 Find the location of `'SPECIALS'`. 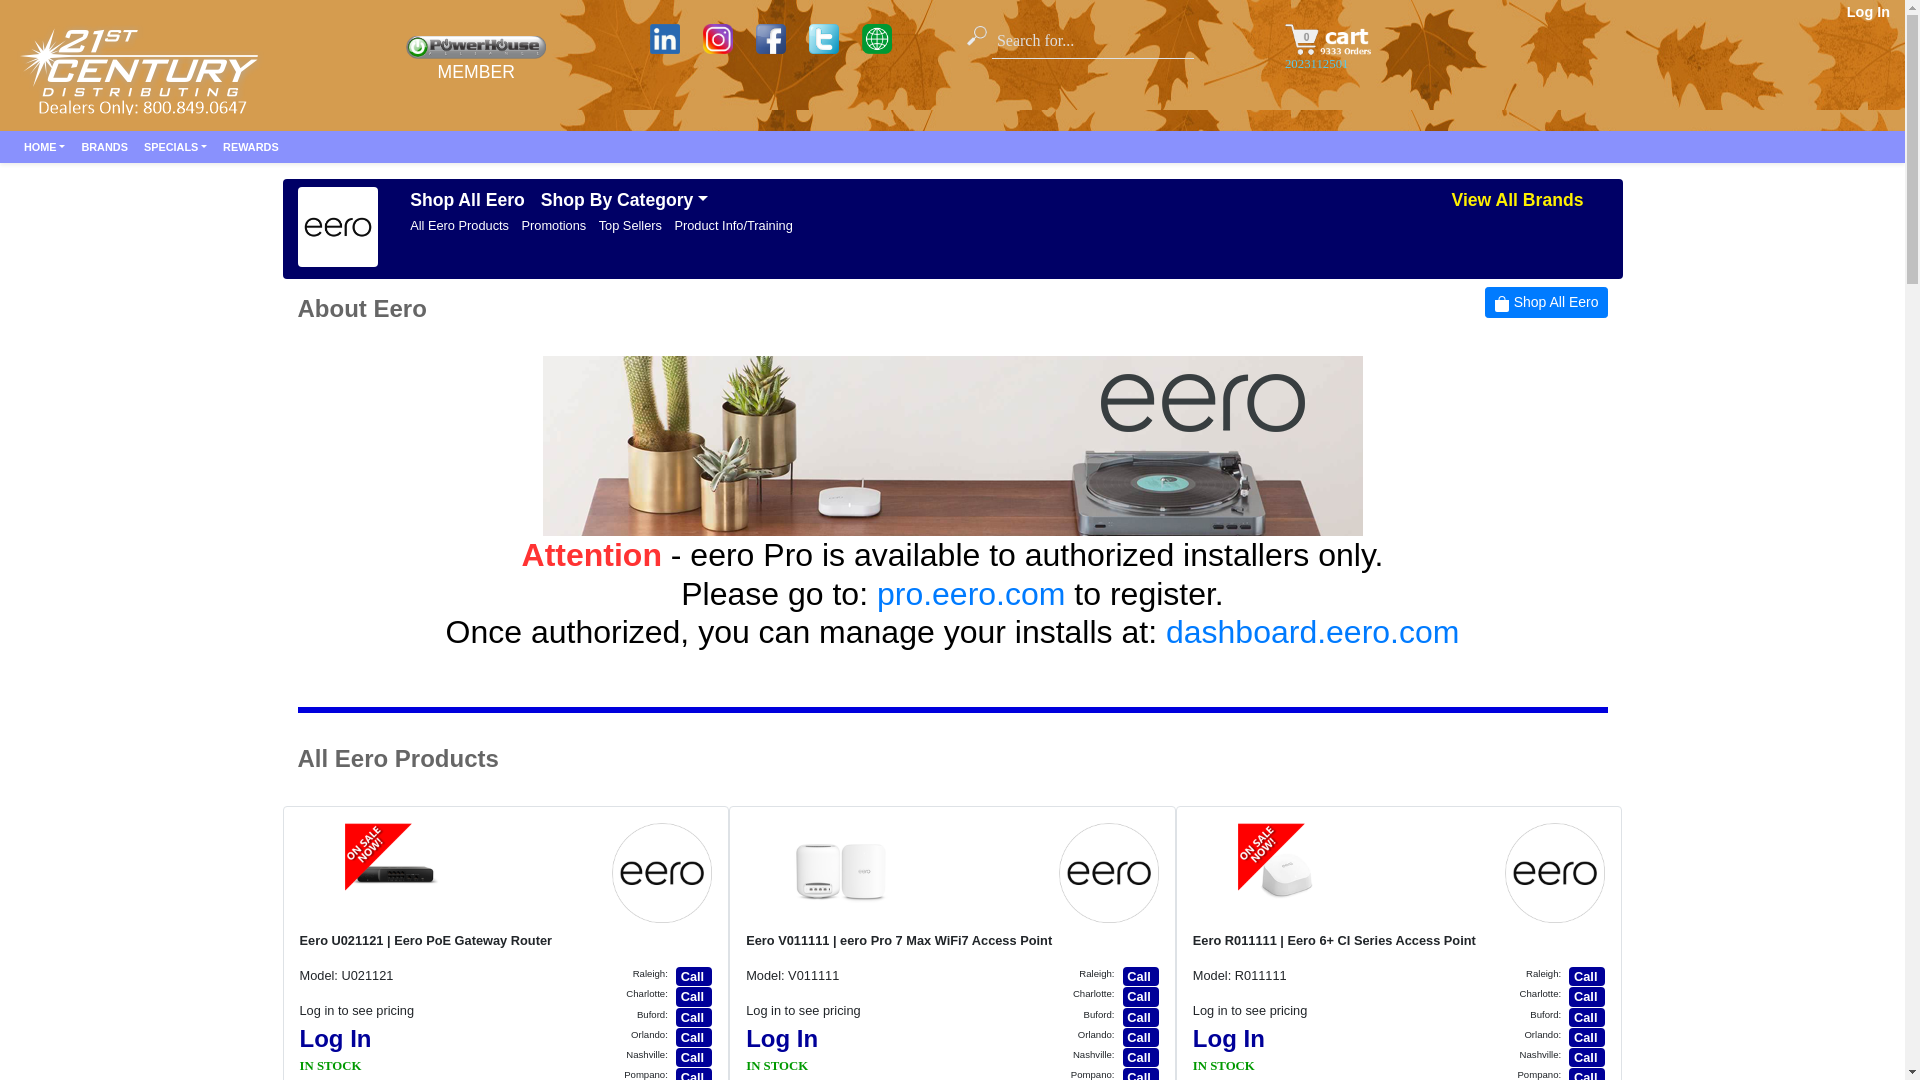

'SPECIALS' is located at coordinates (175, 145).